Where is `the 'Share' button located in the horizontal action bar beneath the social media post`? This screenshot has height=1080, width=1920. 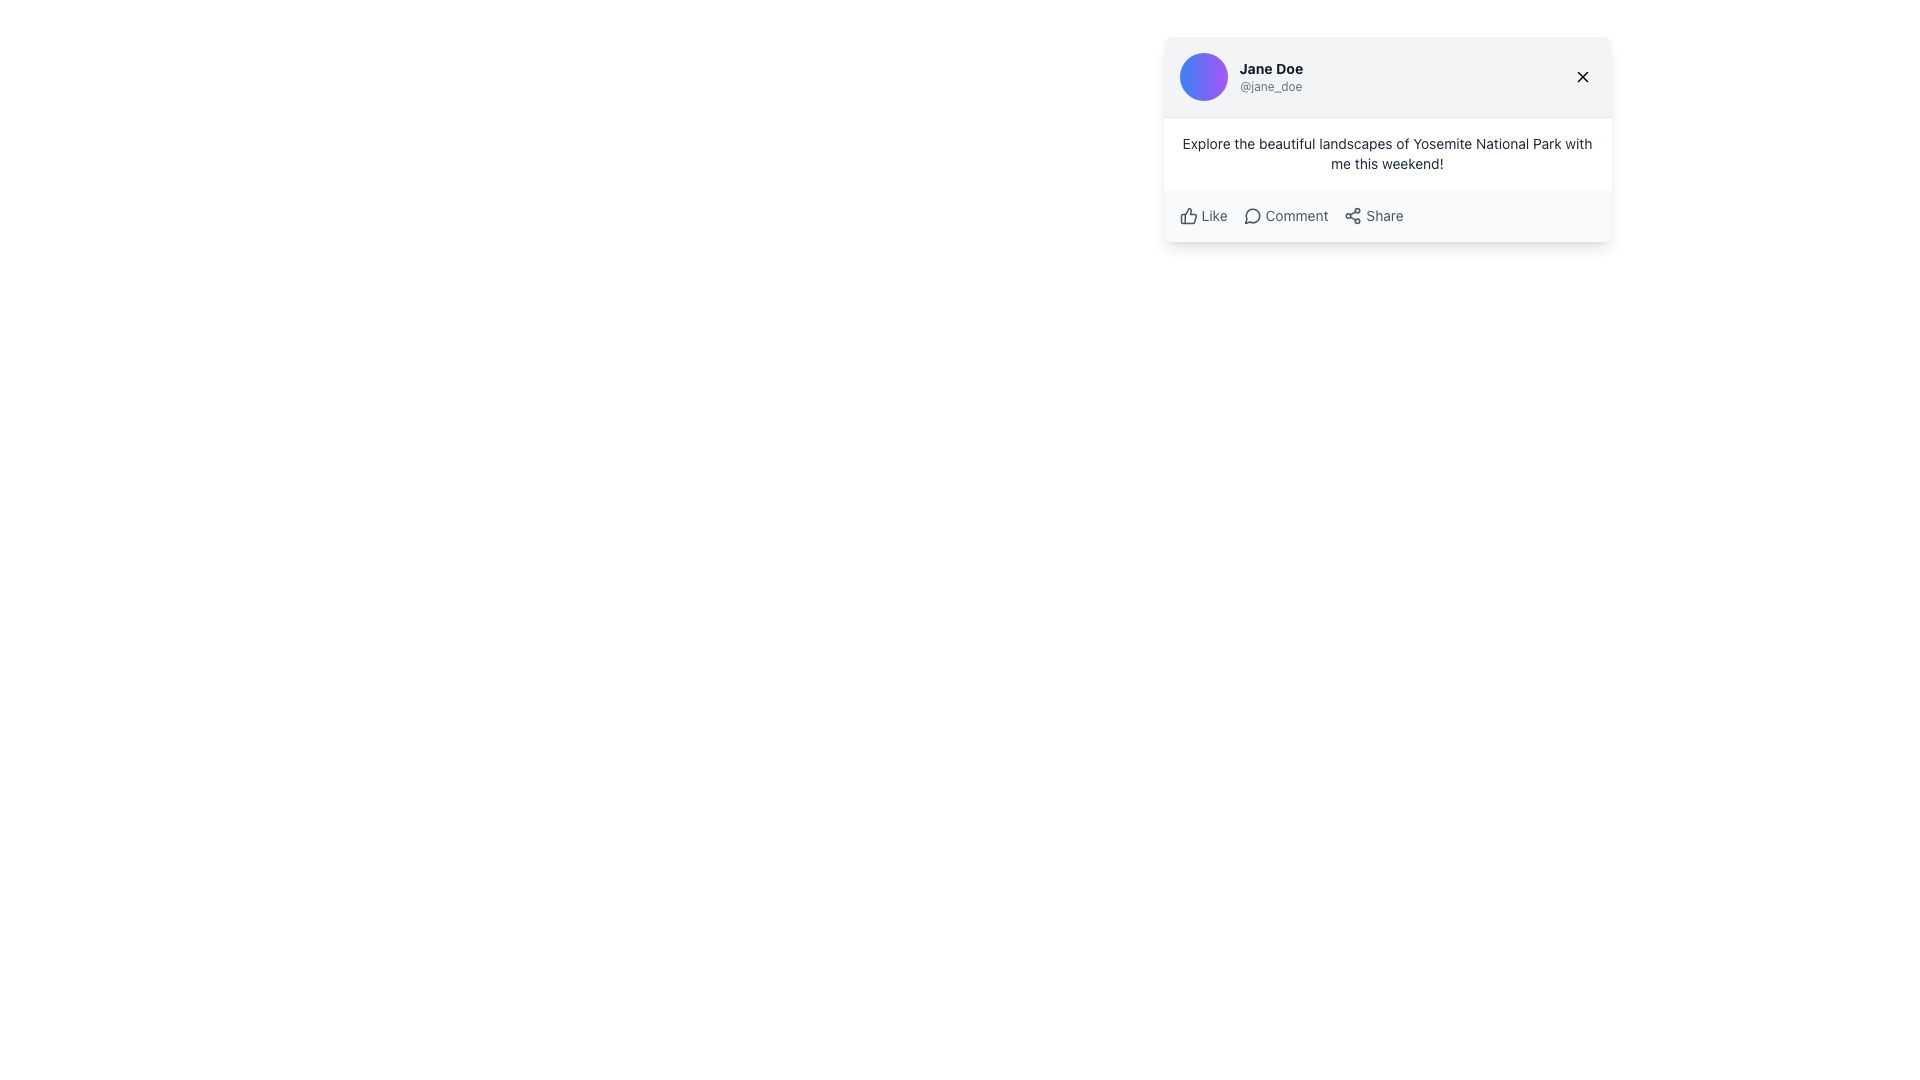
the 'Share' button located in the horizontal action bar beneath the social media post is located at coordinates (1373, 216).